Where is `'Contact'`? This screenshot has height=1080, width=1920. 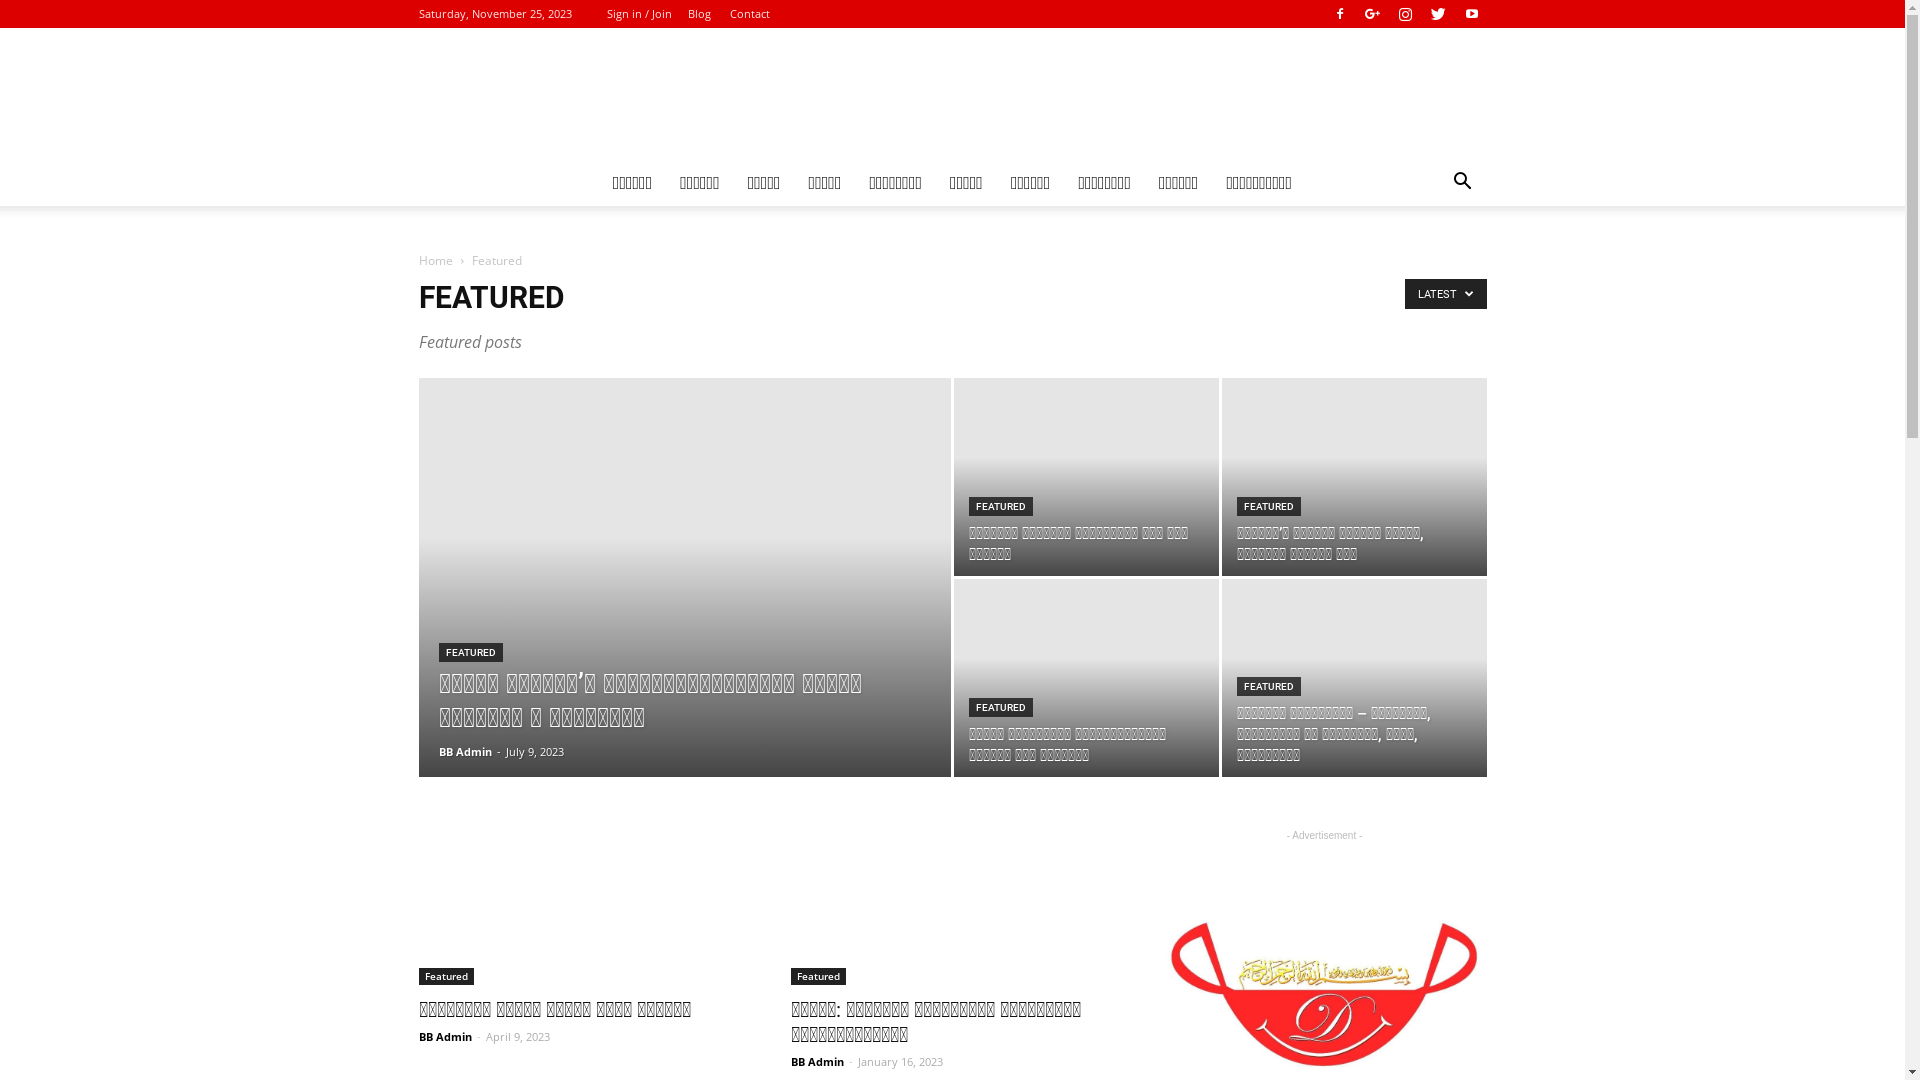 'Contact' is located at coordinates (728, 13).